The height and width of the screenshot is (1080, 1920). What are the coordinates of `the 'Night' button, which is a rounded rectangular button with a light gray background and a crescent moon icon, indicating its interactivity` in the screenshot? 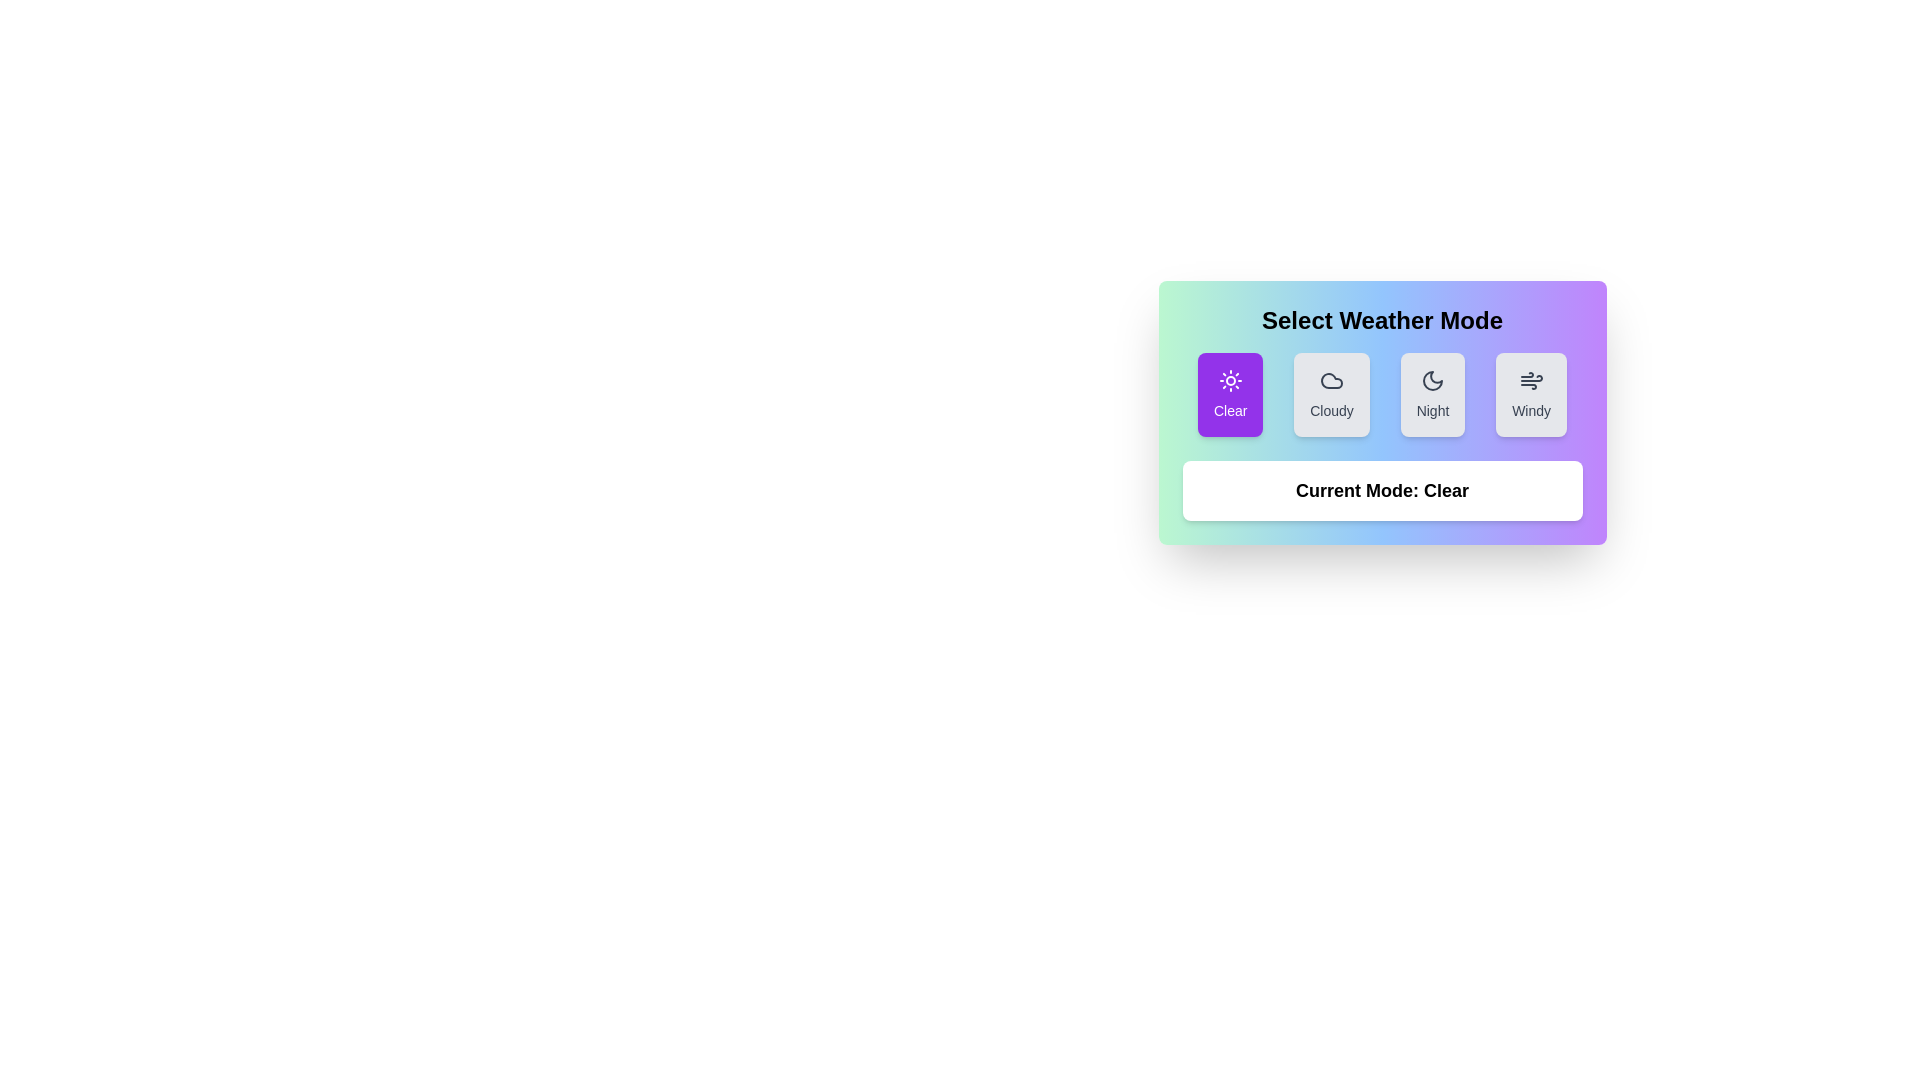 It's located at (1431, 394).